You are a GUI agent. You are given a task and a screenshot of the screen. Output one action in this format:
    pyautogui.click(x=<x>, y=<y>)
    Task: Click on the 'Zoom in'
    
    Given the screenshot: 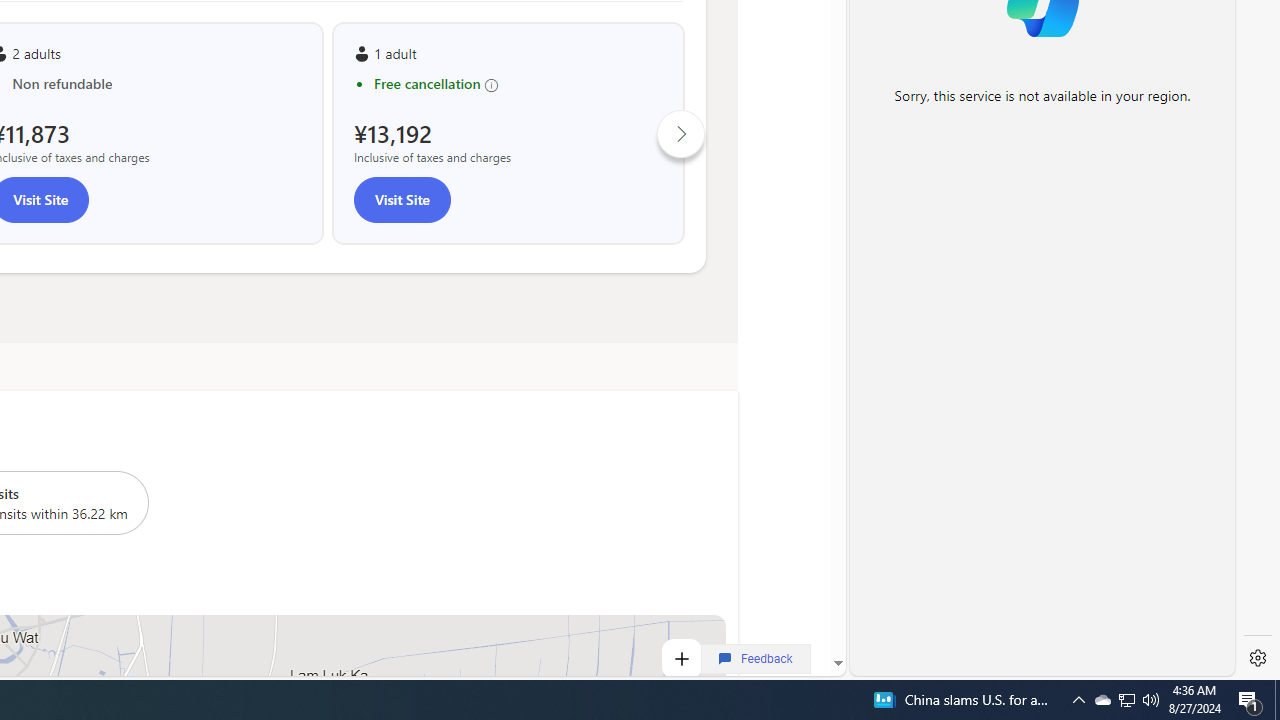 What is the action you would take?
    pyautogui.click(x=680, y=659)
    